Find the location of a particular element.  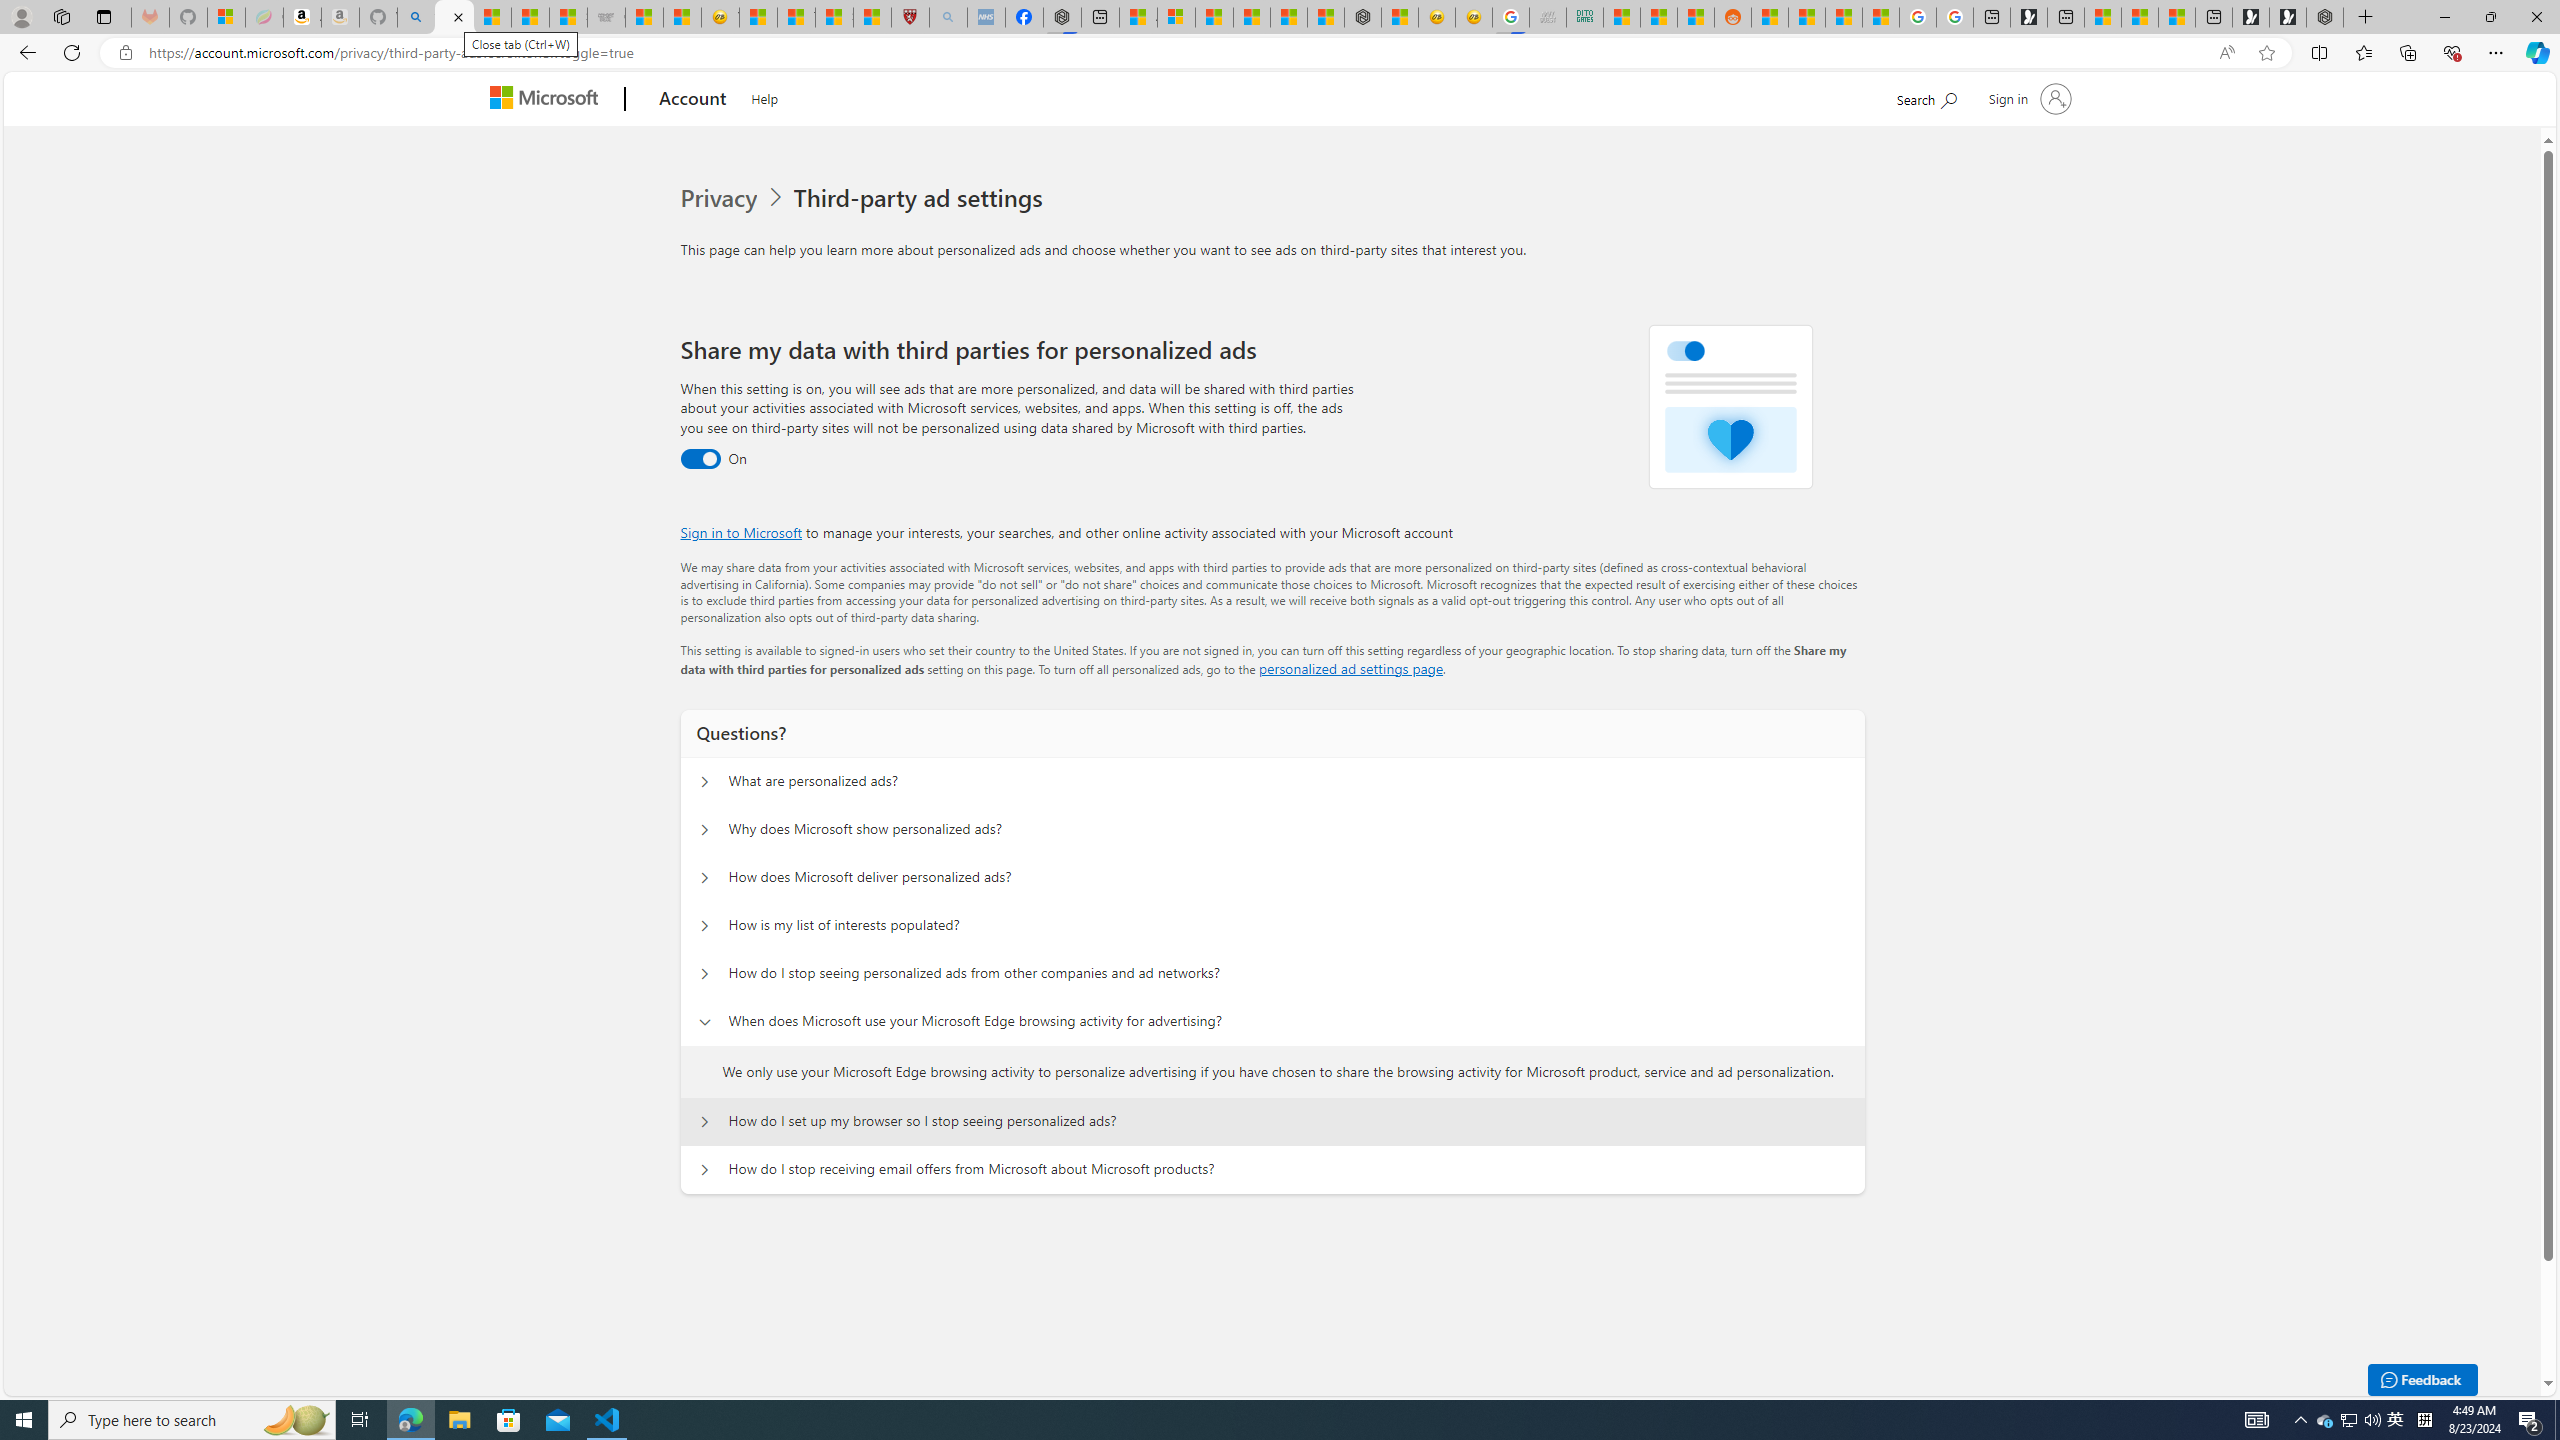

'Account' is located at coordinates (692, 99).